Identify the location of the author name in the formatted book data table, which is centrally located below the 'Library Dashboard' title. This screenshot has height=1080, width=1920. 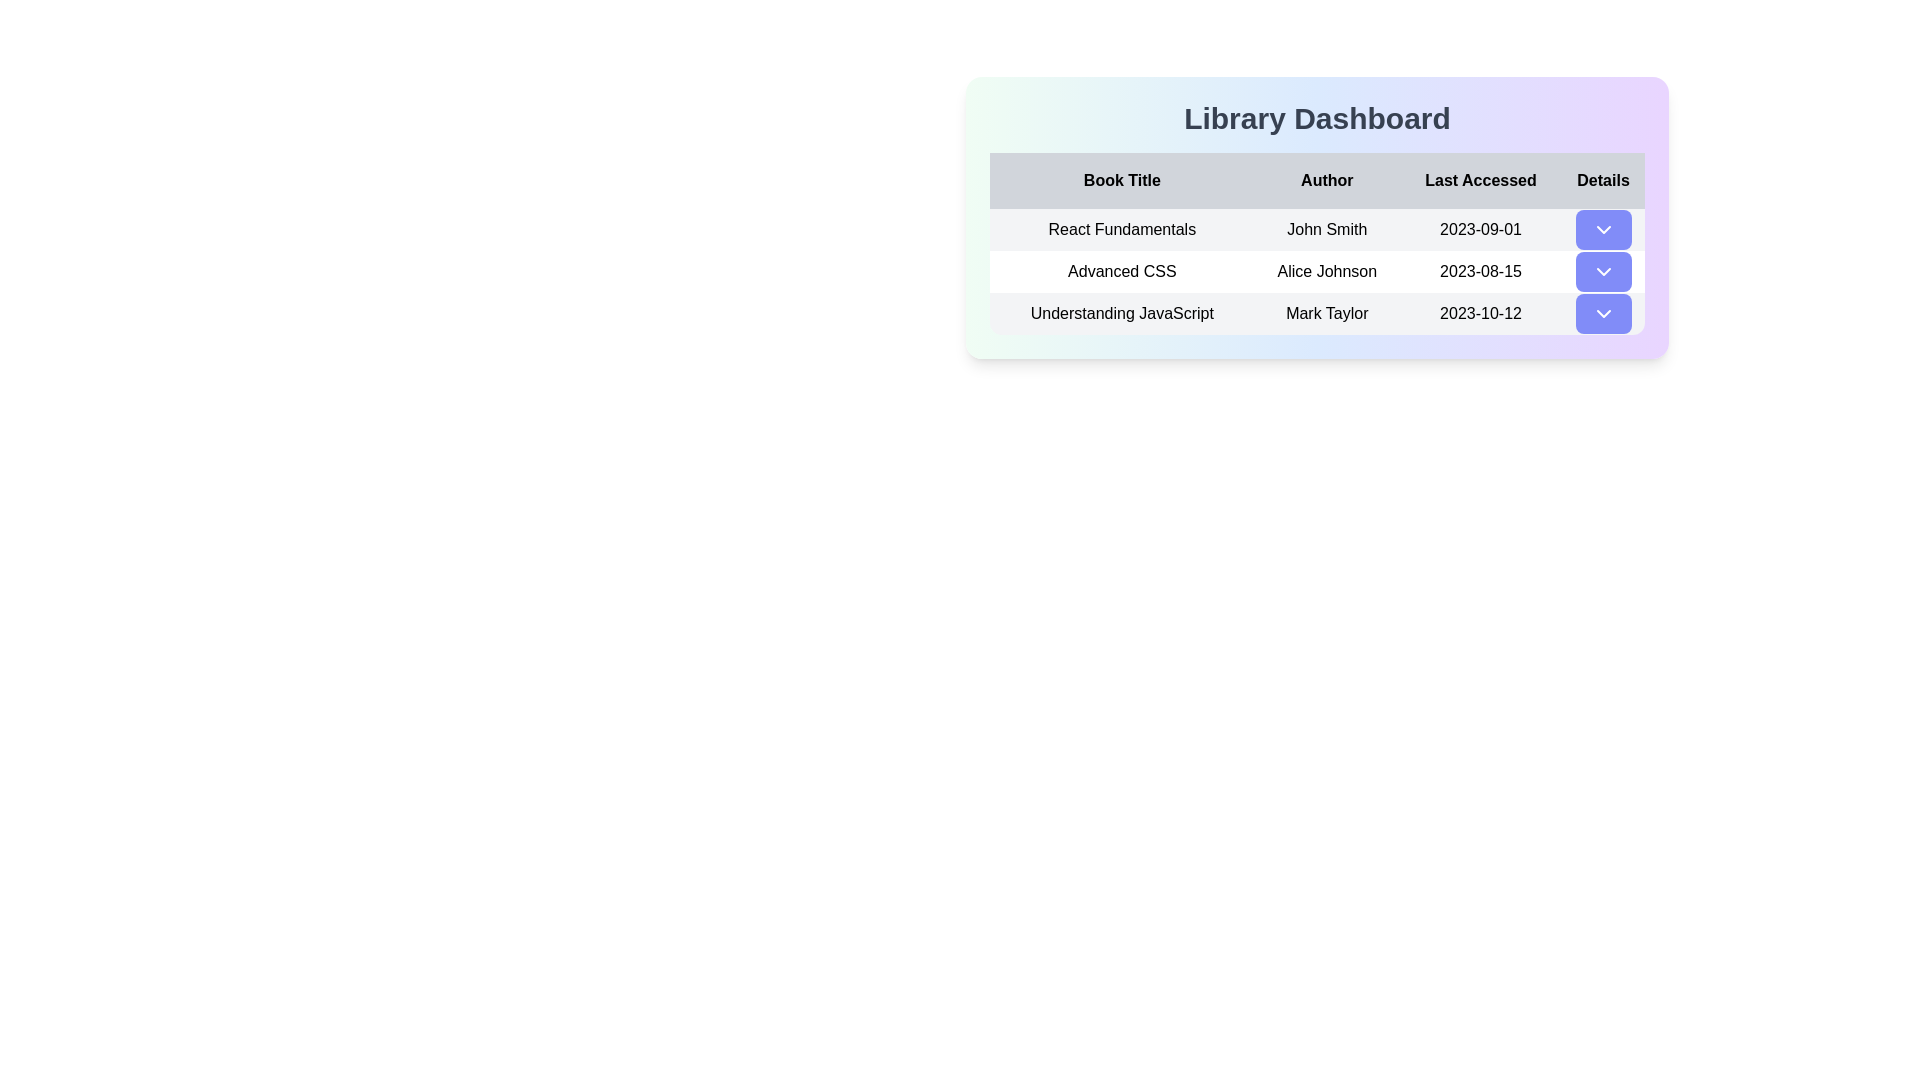
(1317, 218).